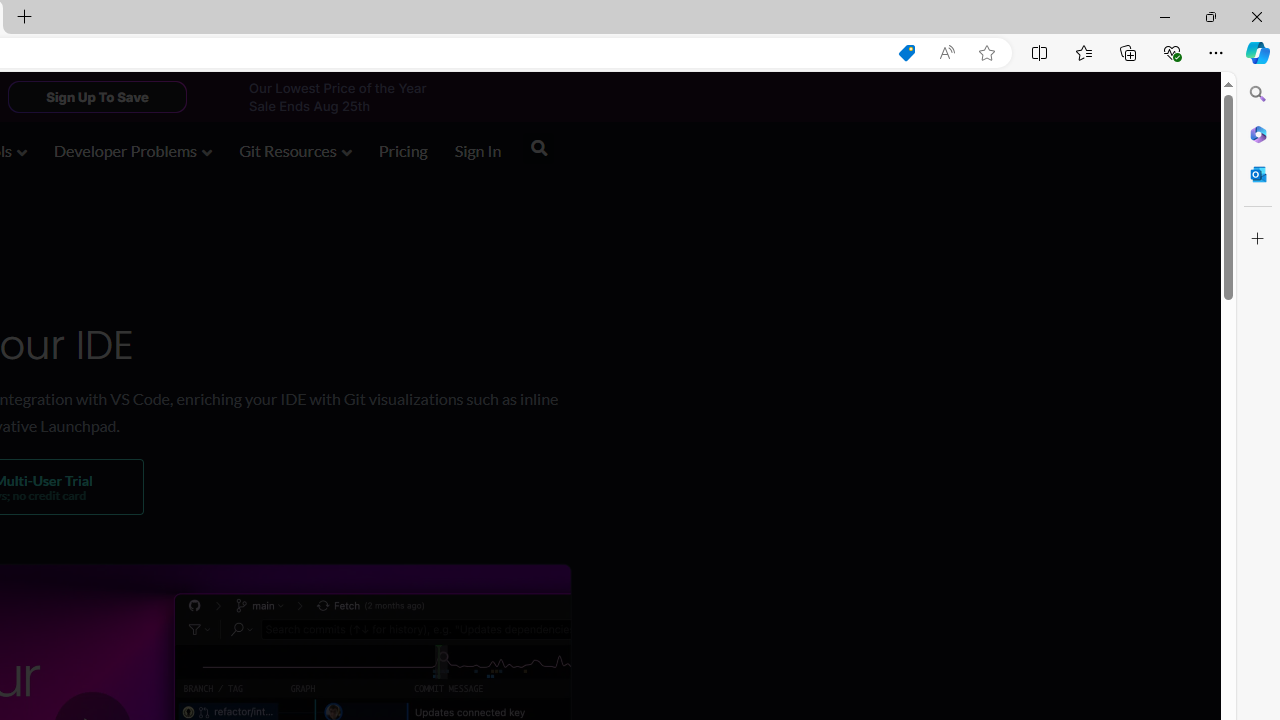 The image size is (1280, 720). Describe the element at coordinates (96, 96) in the screenshot. I see `'Sign Up To Save'` at that location.